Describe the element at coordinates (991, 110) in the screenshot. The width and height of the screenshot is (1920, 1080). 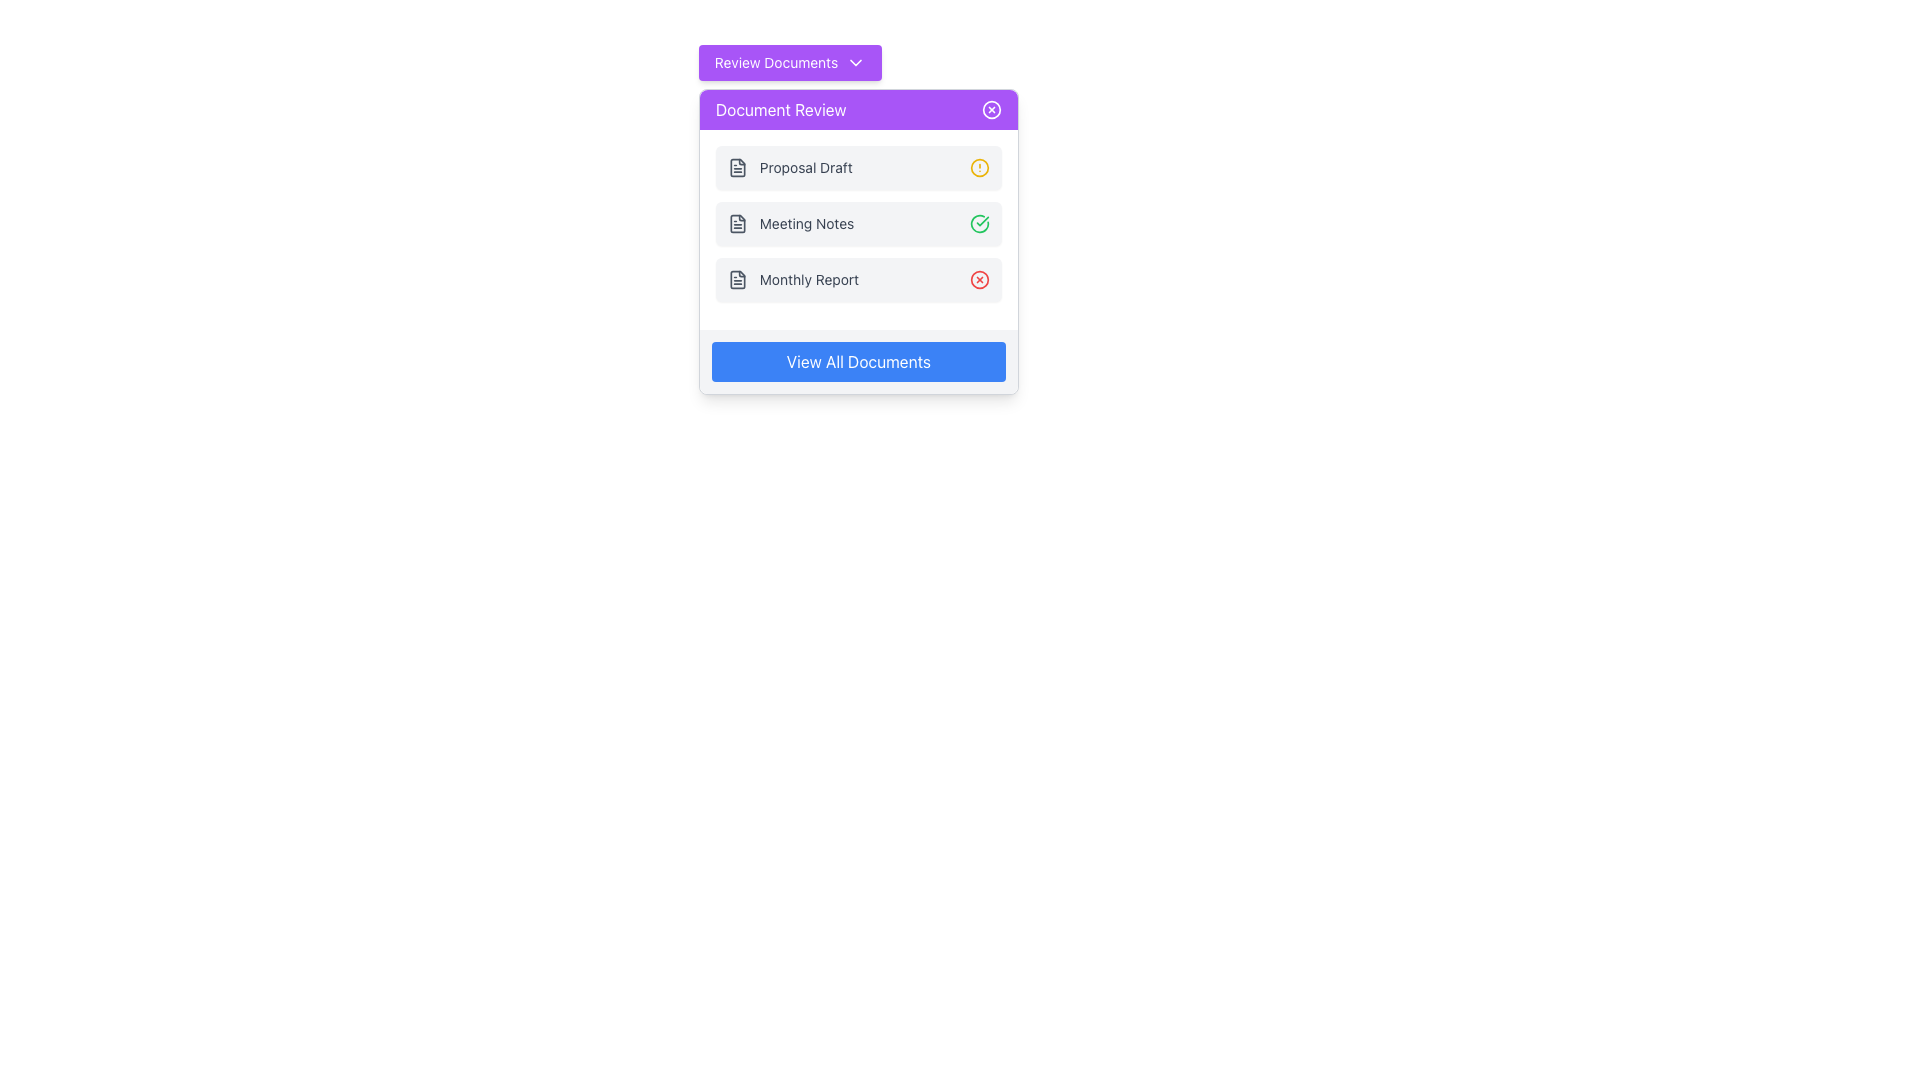
I see `the close icon located at the top-right corner of the 'Document Review' header, which is part of an interactive feature for dismissing the document review` at that location.